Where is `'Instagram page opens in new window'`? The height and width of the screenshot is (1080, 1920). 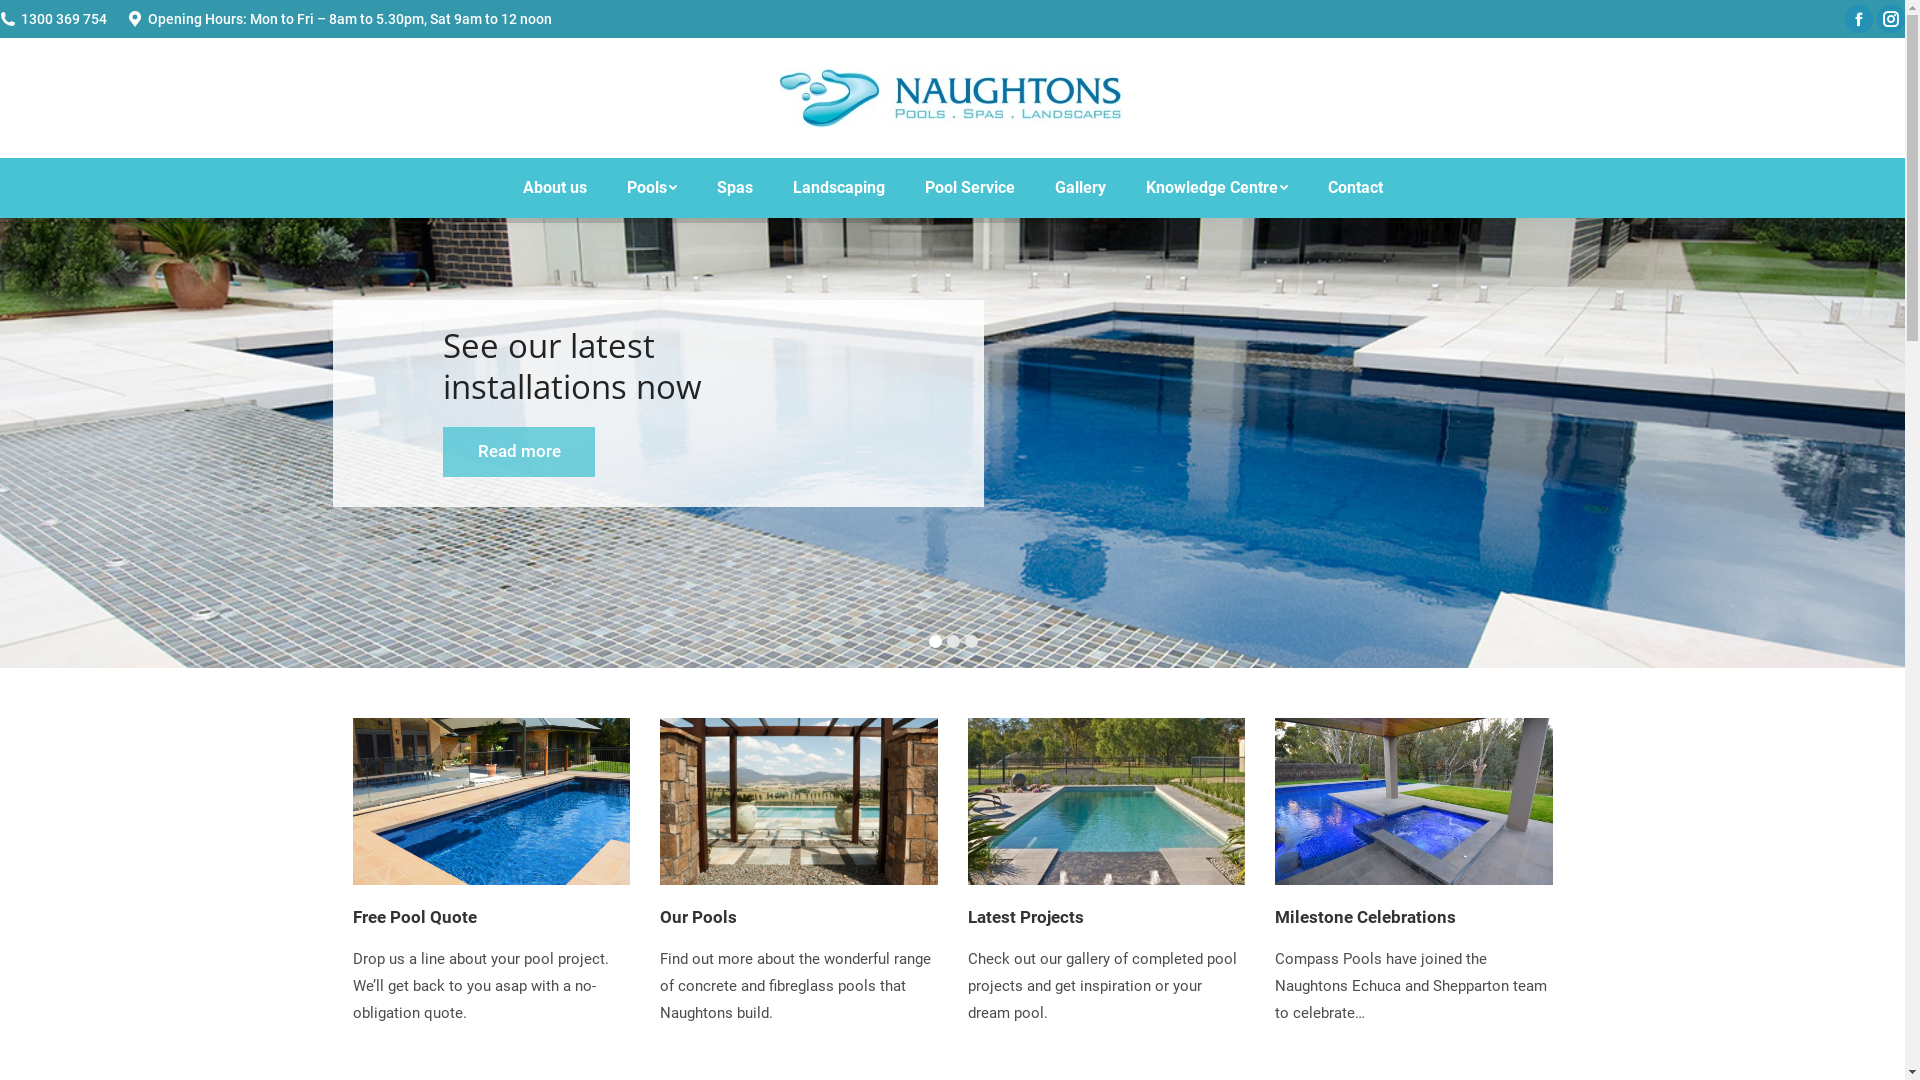 'Instagram page opens in new window' is located at coordinates (1890, 19).